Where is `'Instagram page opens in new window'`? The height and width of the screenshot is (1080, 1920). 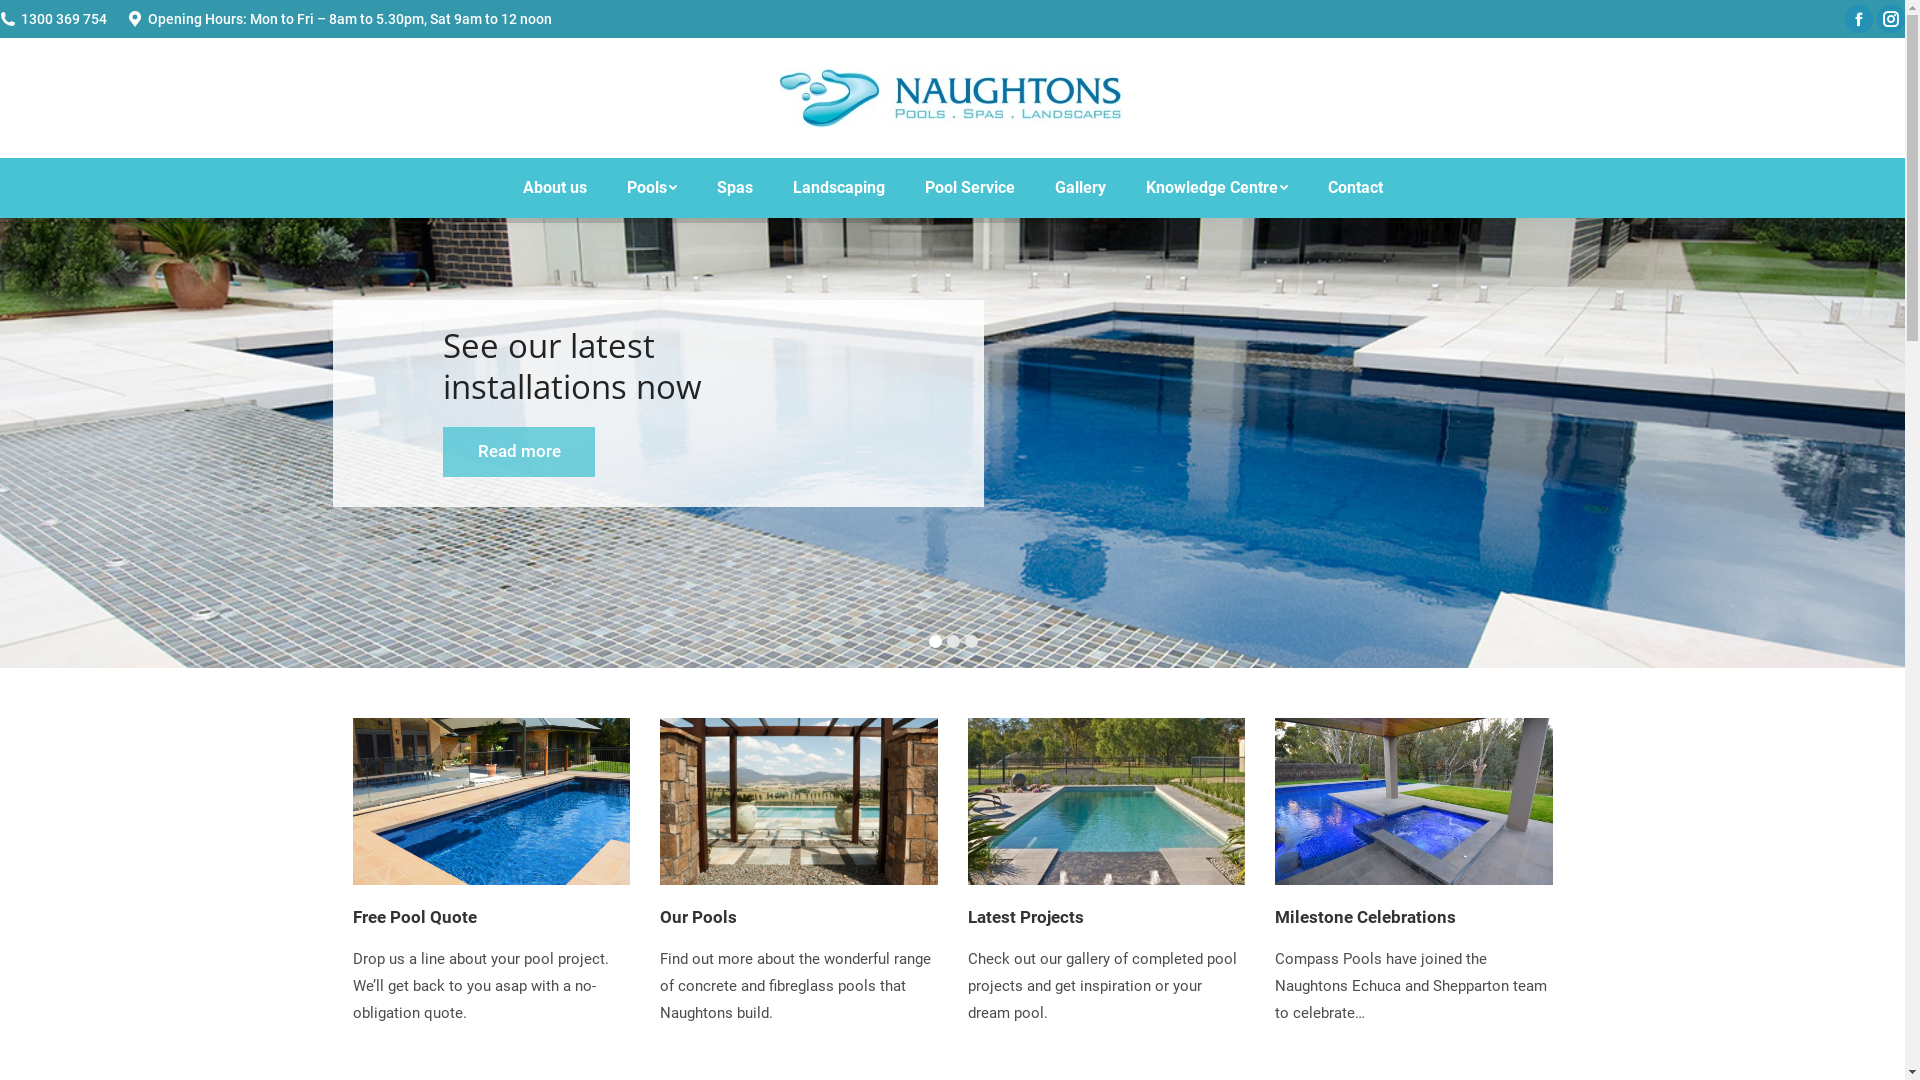 'Instagram page opens in new window' is located at coordinates (1890, 19).